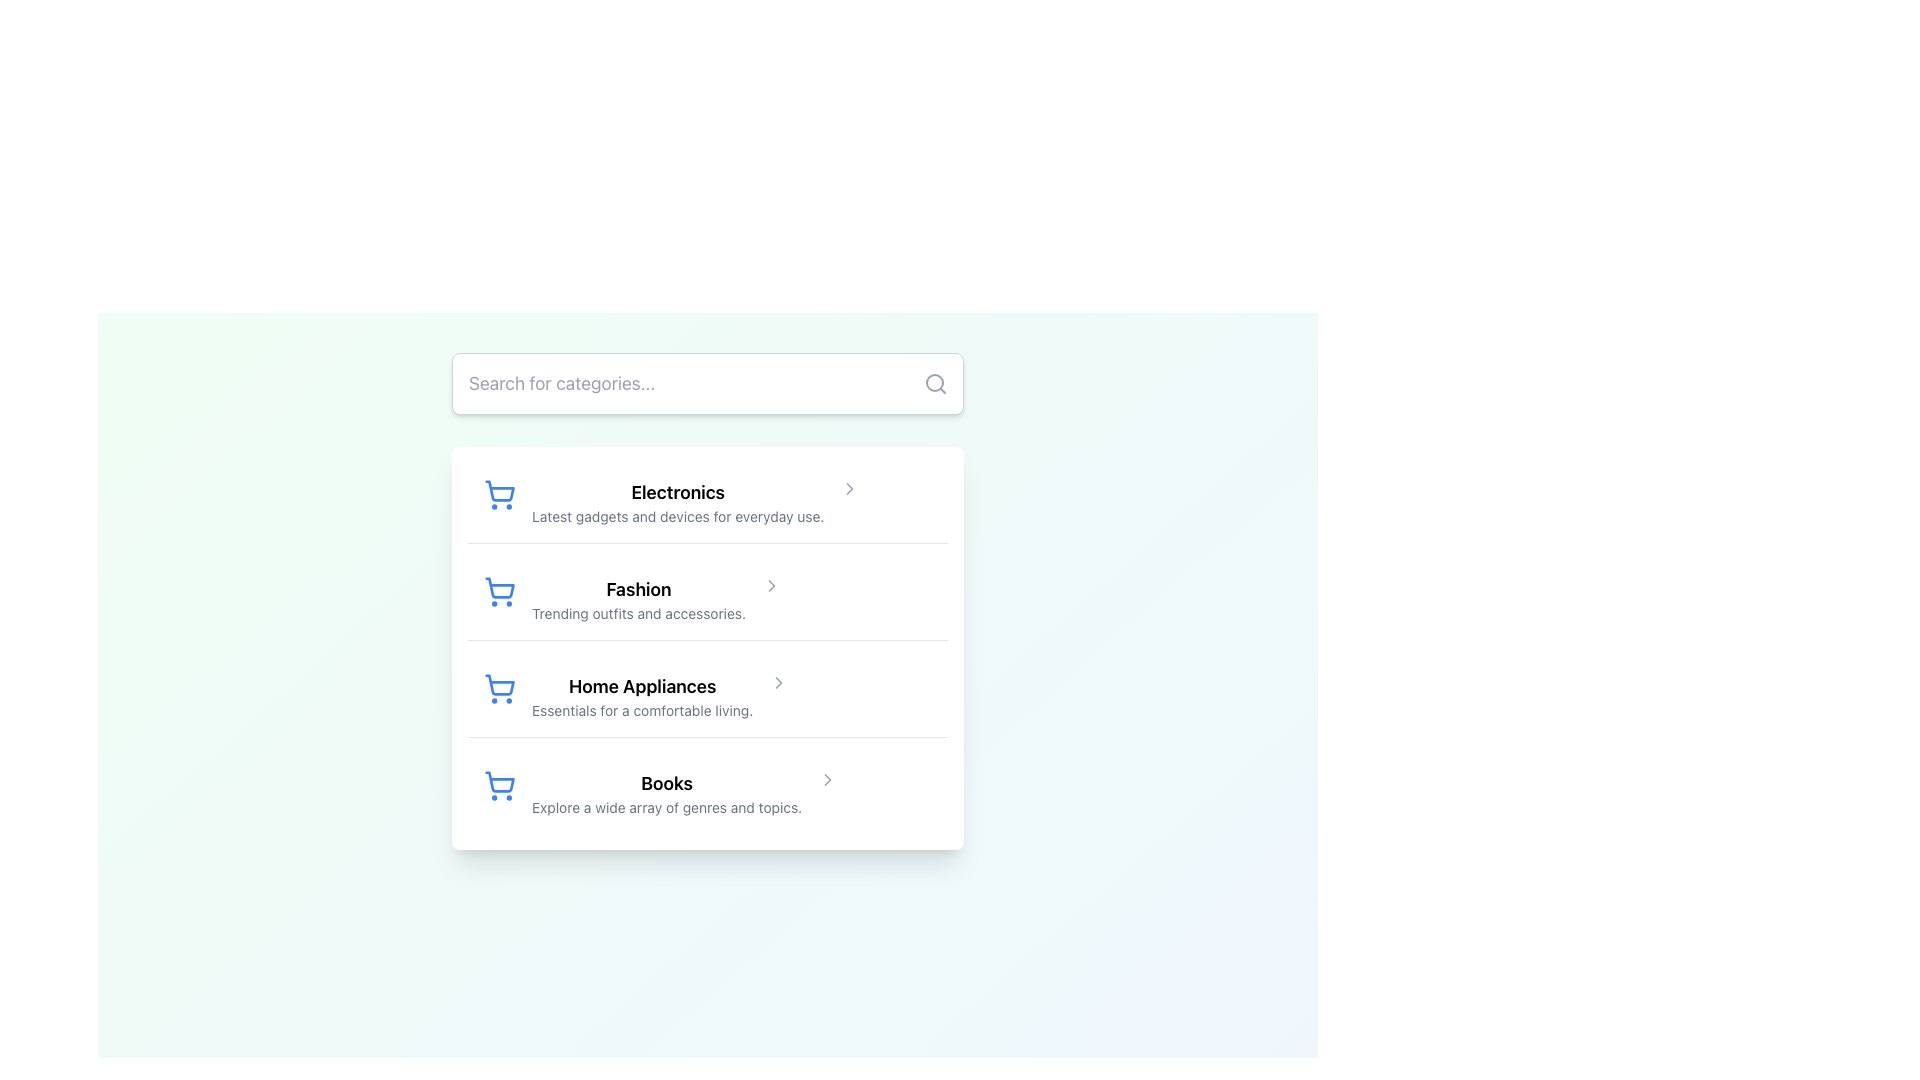  What do you see at coordinates (828, 778) in the screenshot?
I see `the forward-pointing gray chevron icon located at the far right of the row labeled 'Books - Explore a wide array of genres and topics.'` at bounding box center [828, 778].